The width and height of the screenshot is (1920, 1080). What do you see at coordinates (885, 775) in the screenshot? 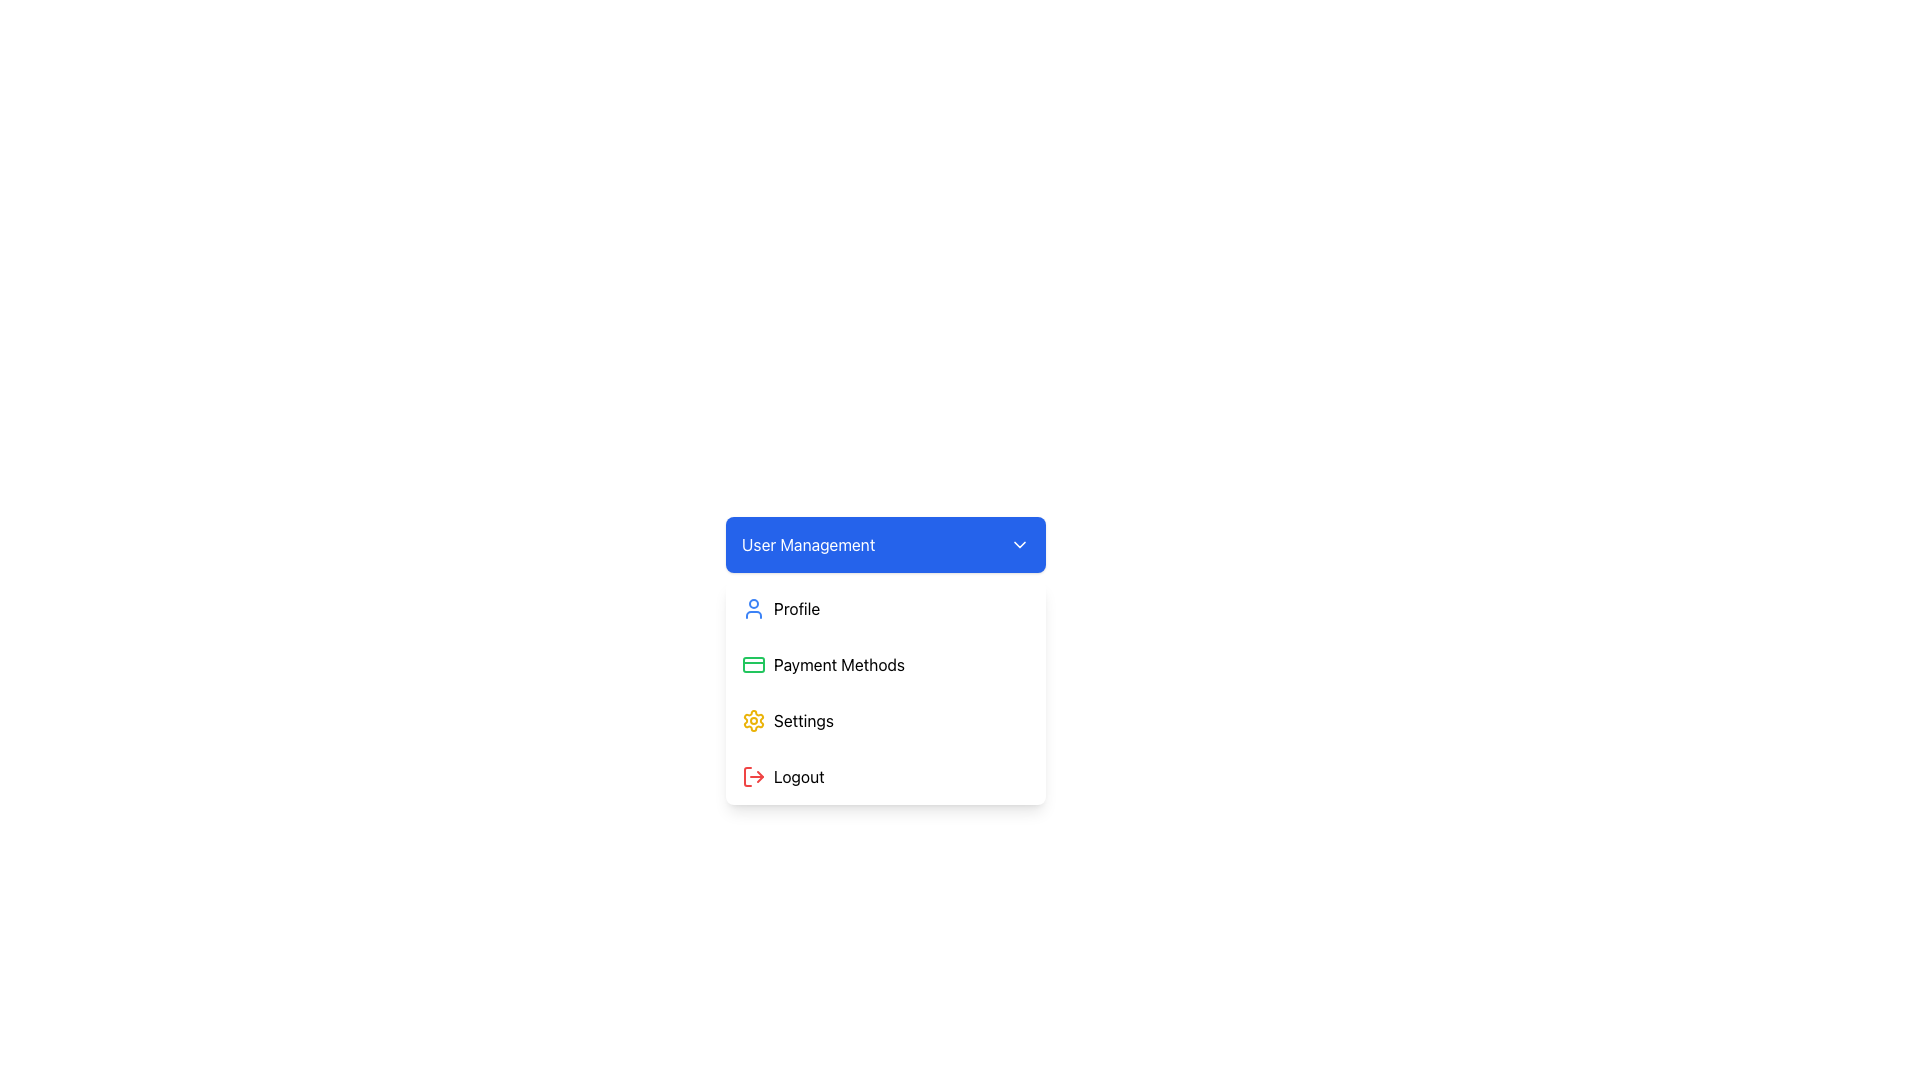
I see `the logout button, which is the fourth item in the vertical menu dropdown at the bottom of the list` at bounding box center [885, 775].